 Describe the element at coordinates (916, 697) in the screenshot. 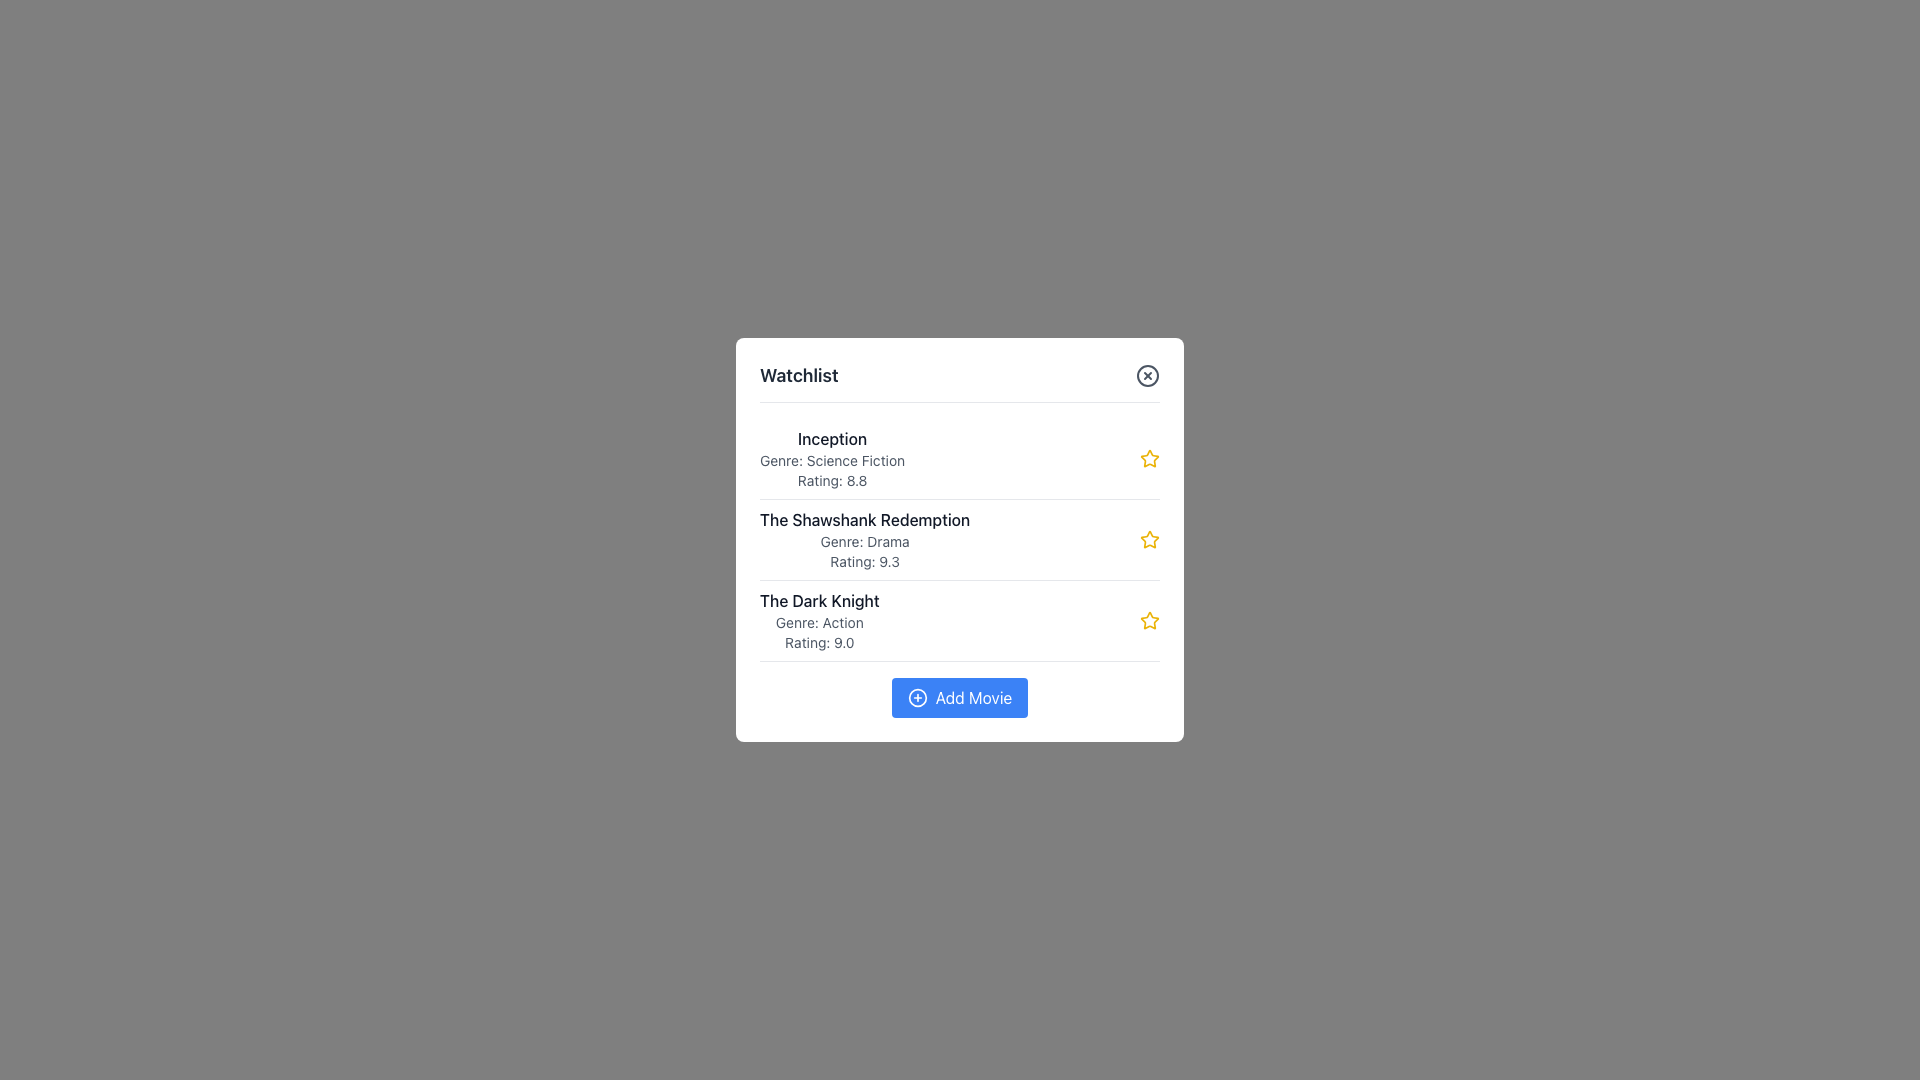

I see `the circular icon with a plus symbol inside, located to the left of the 'Add Movie' text` at that location.